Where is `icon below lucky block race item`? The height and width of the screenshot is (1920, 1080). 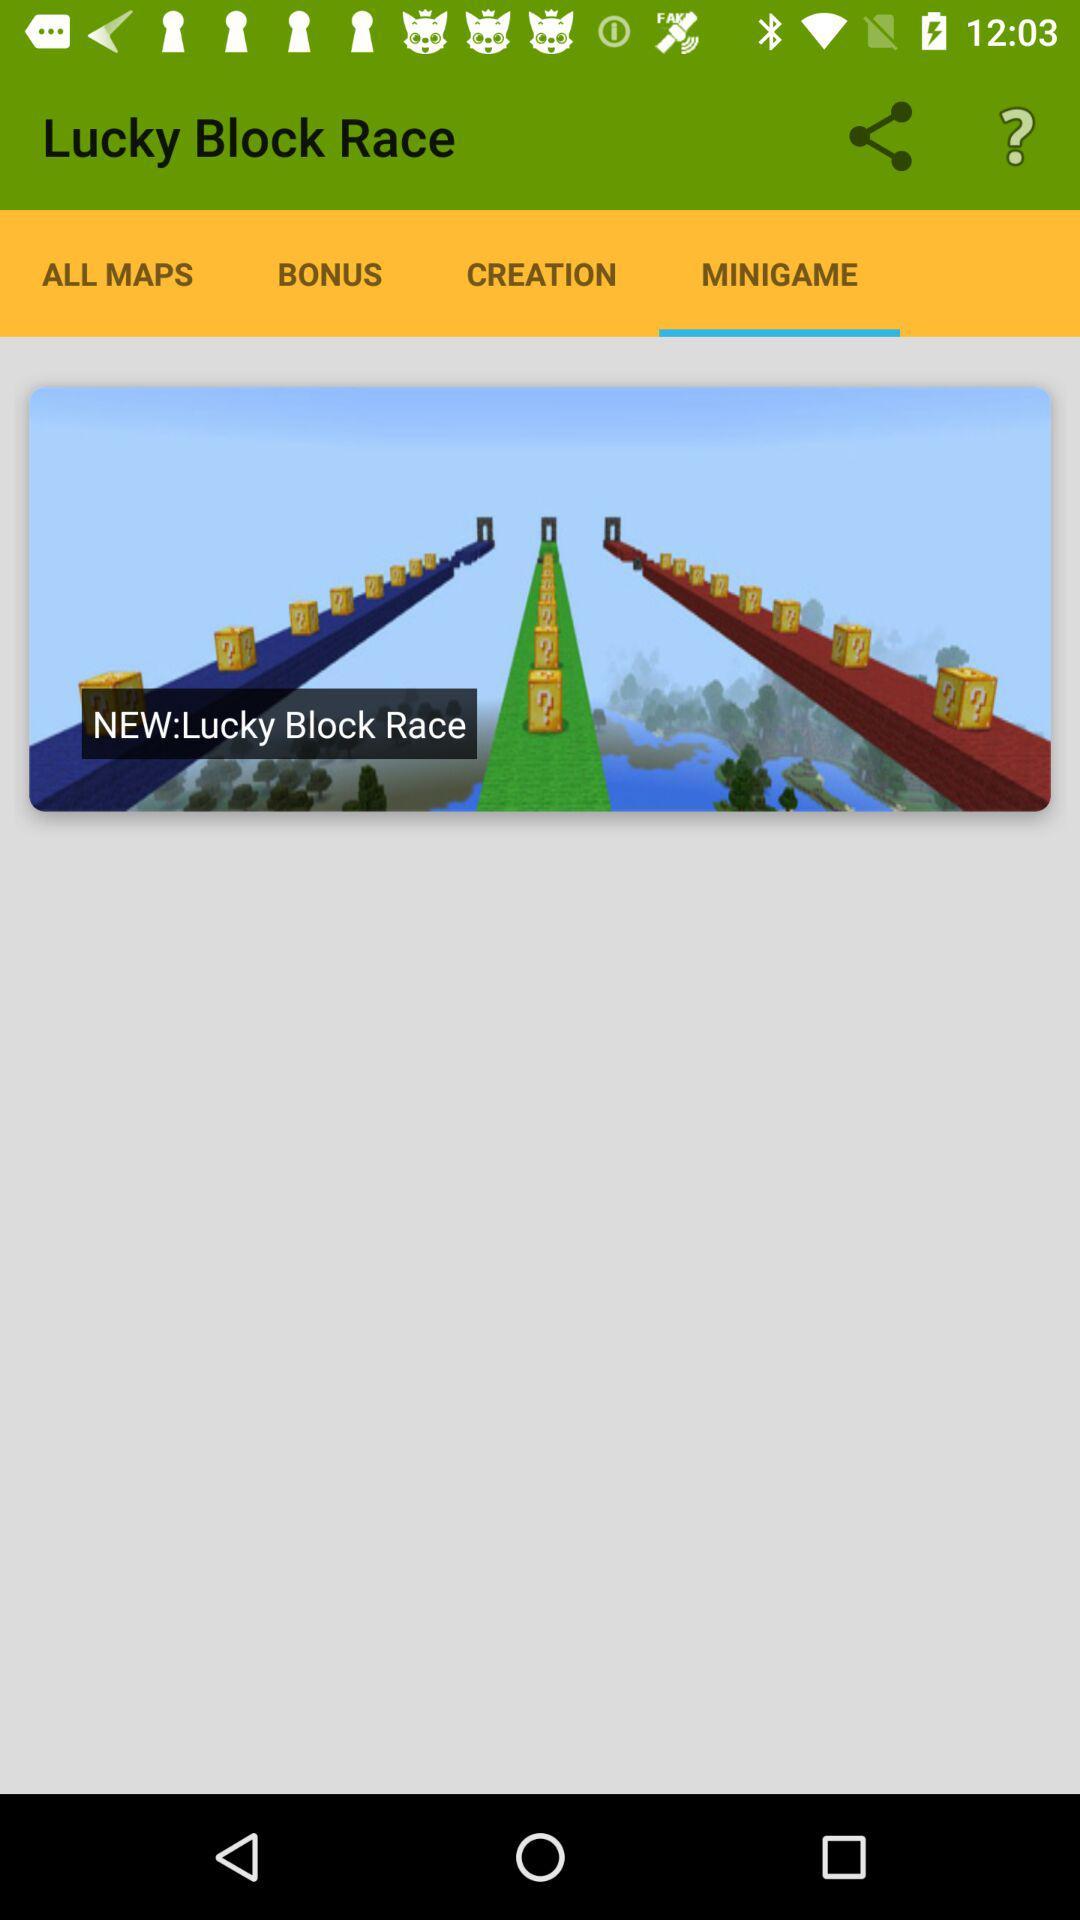 icon below lucky block race item is located at coordinates (329, 272).